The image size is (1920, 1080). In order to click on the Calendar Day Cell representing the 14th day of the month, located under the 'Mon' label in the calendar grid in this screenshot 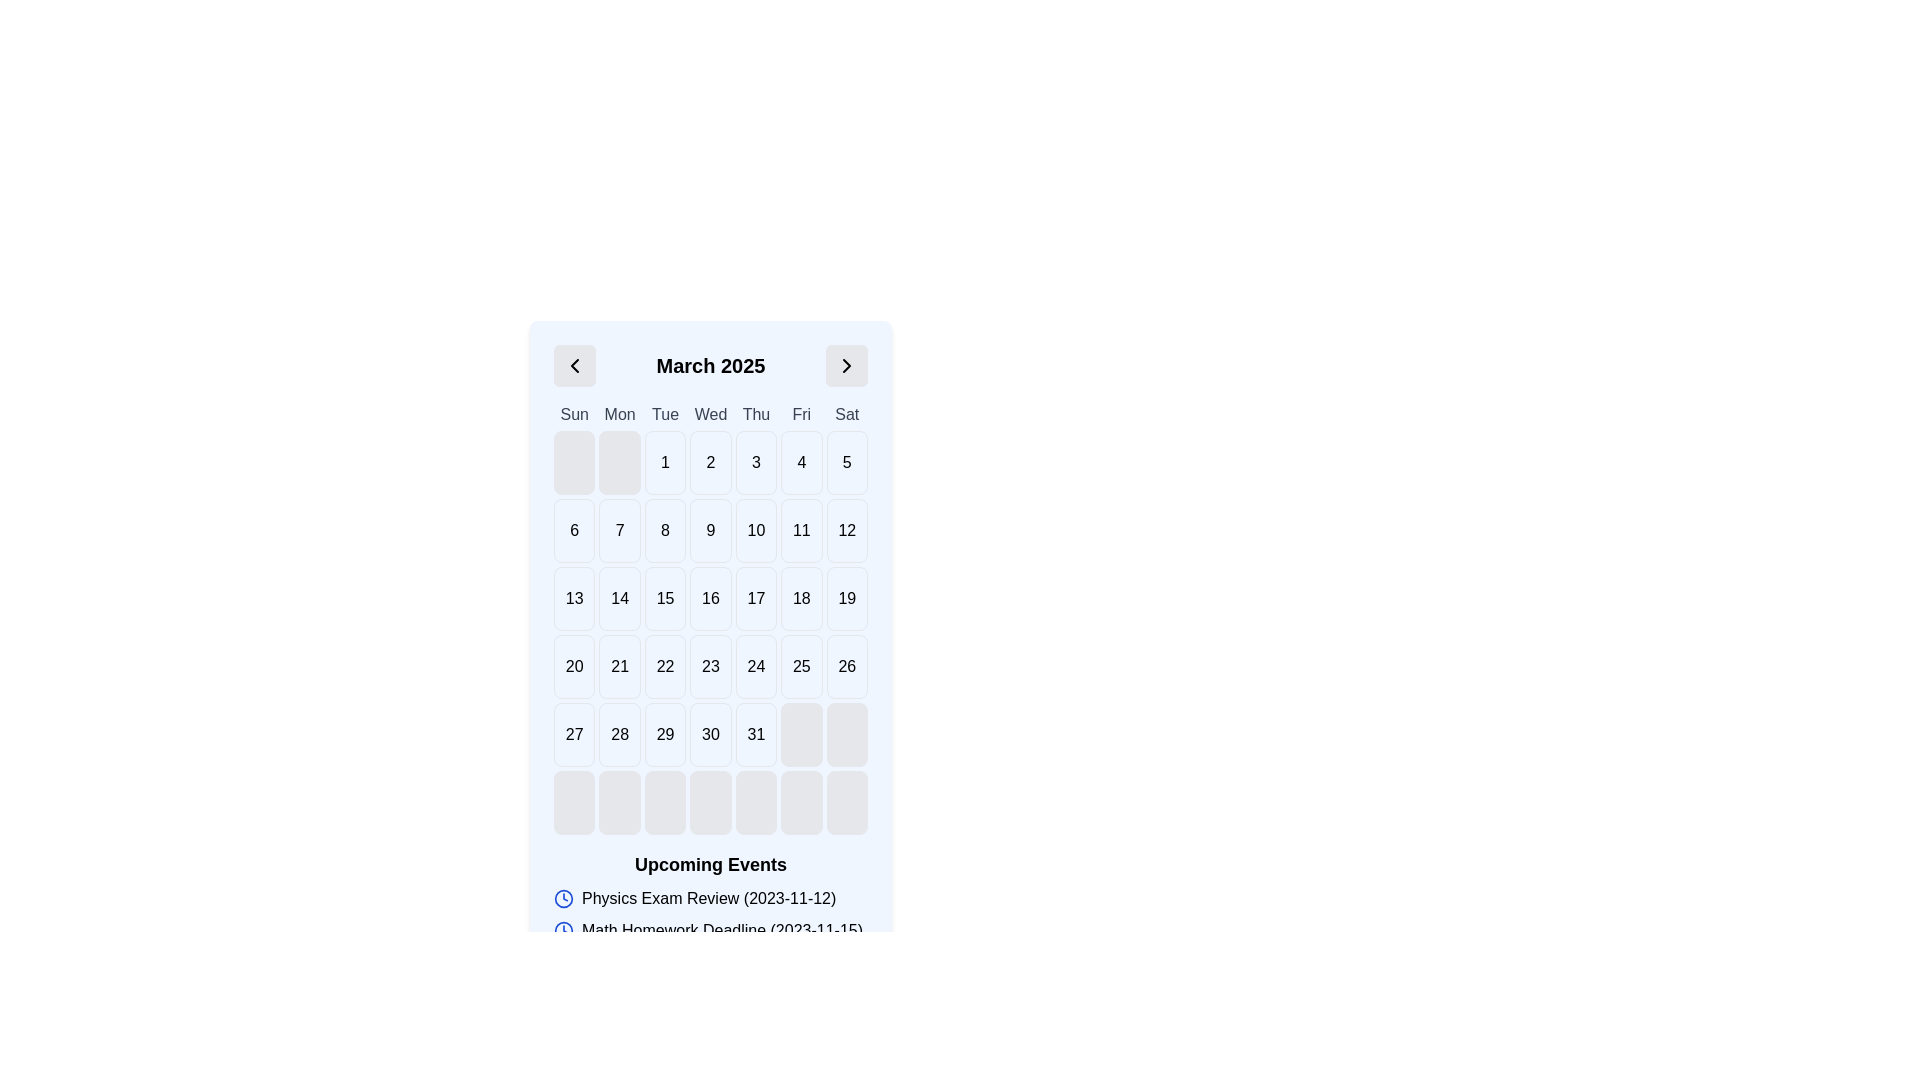, I will do `click(619, 597)`.